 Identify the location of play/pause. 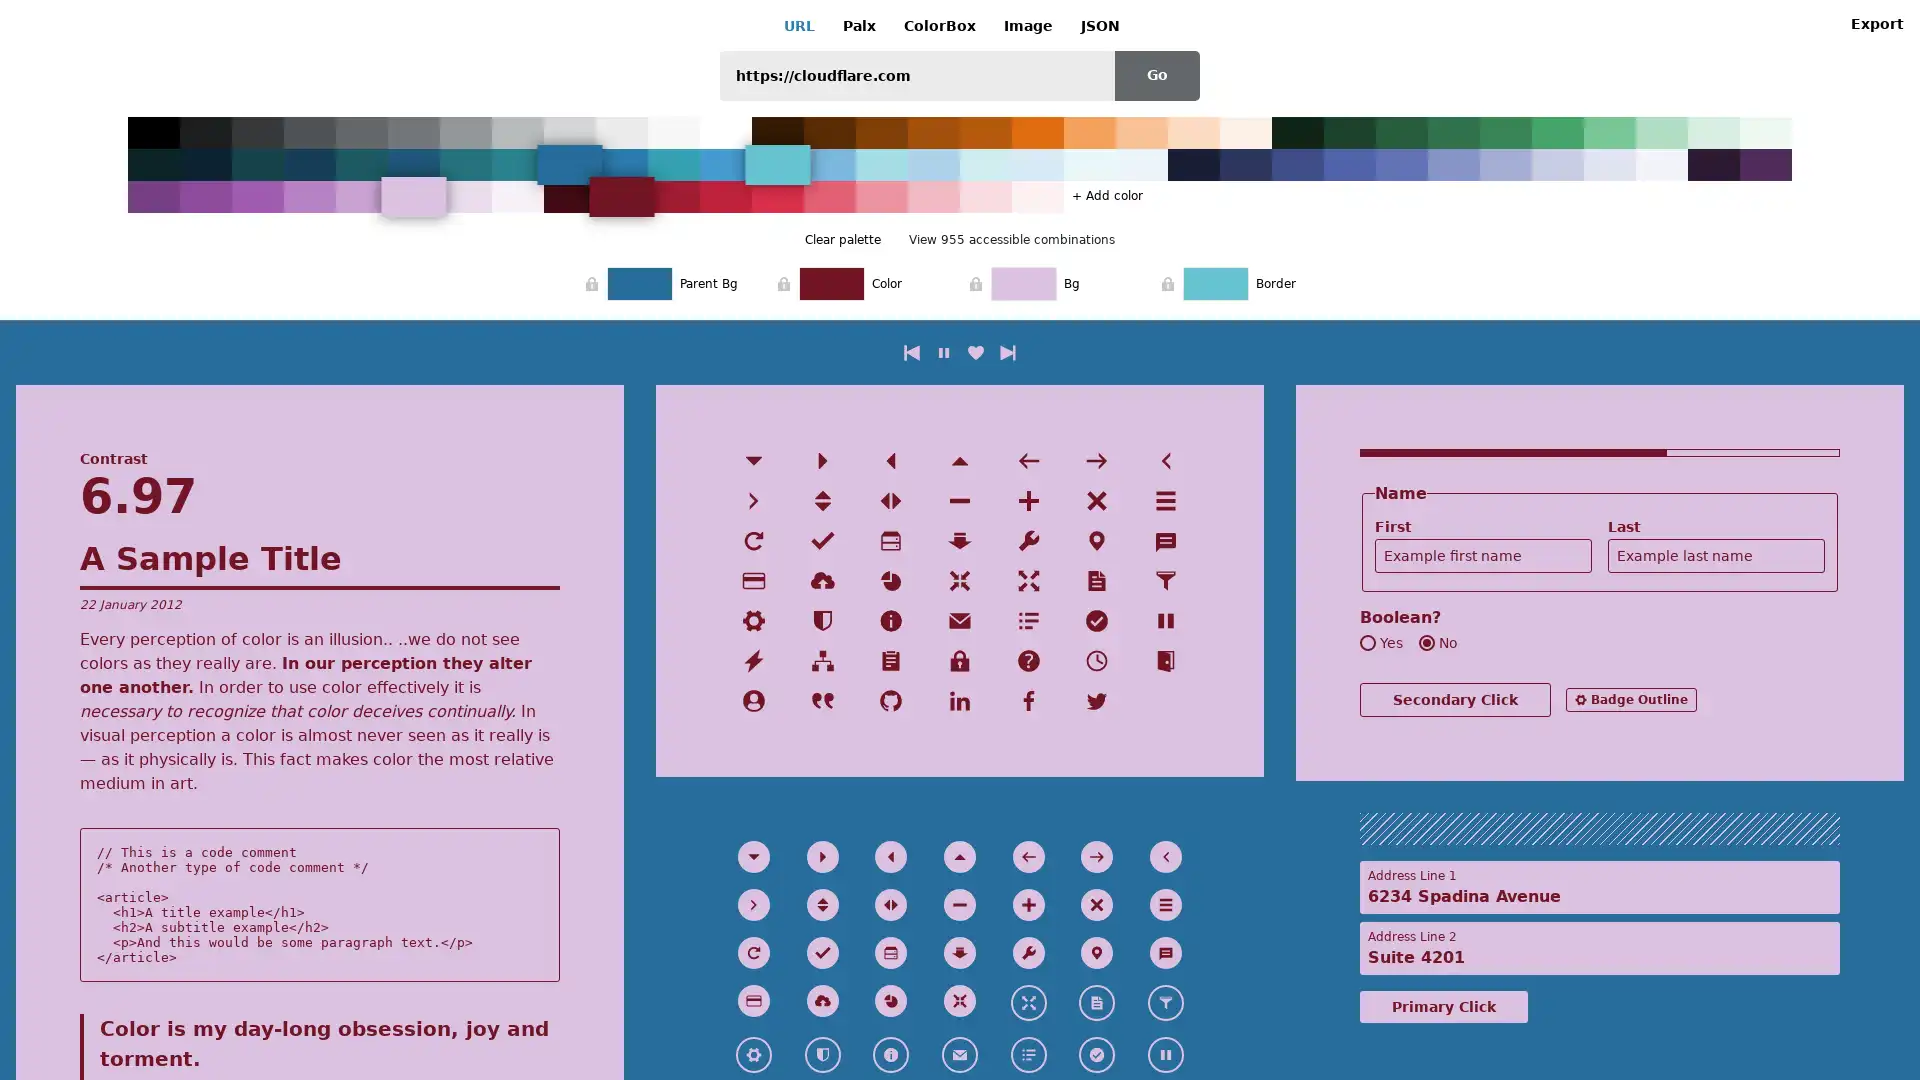
(943, 350).